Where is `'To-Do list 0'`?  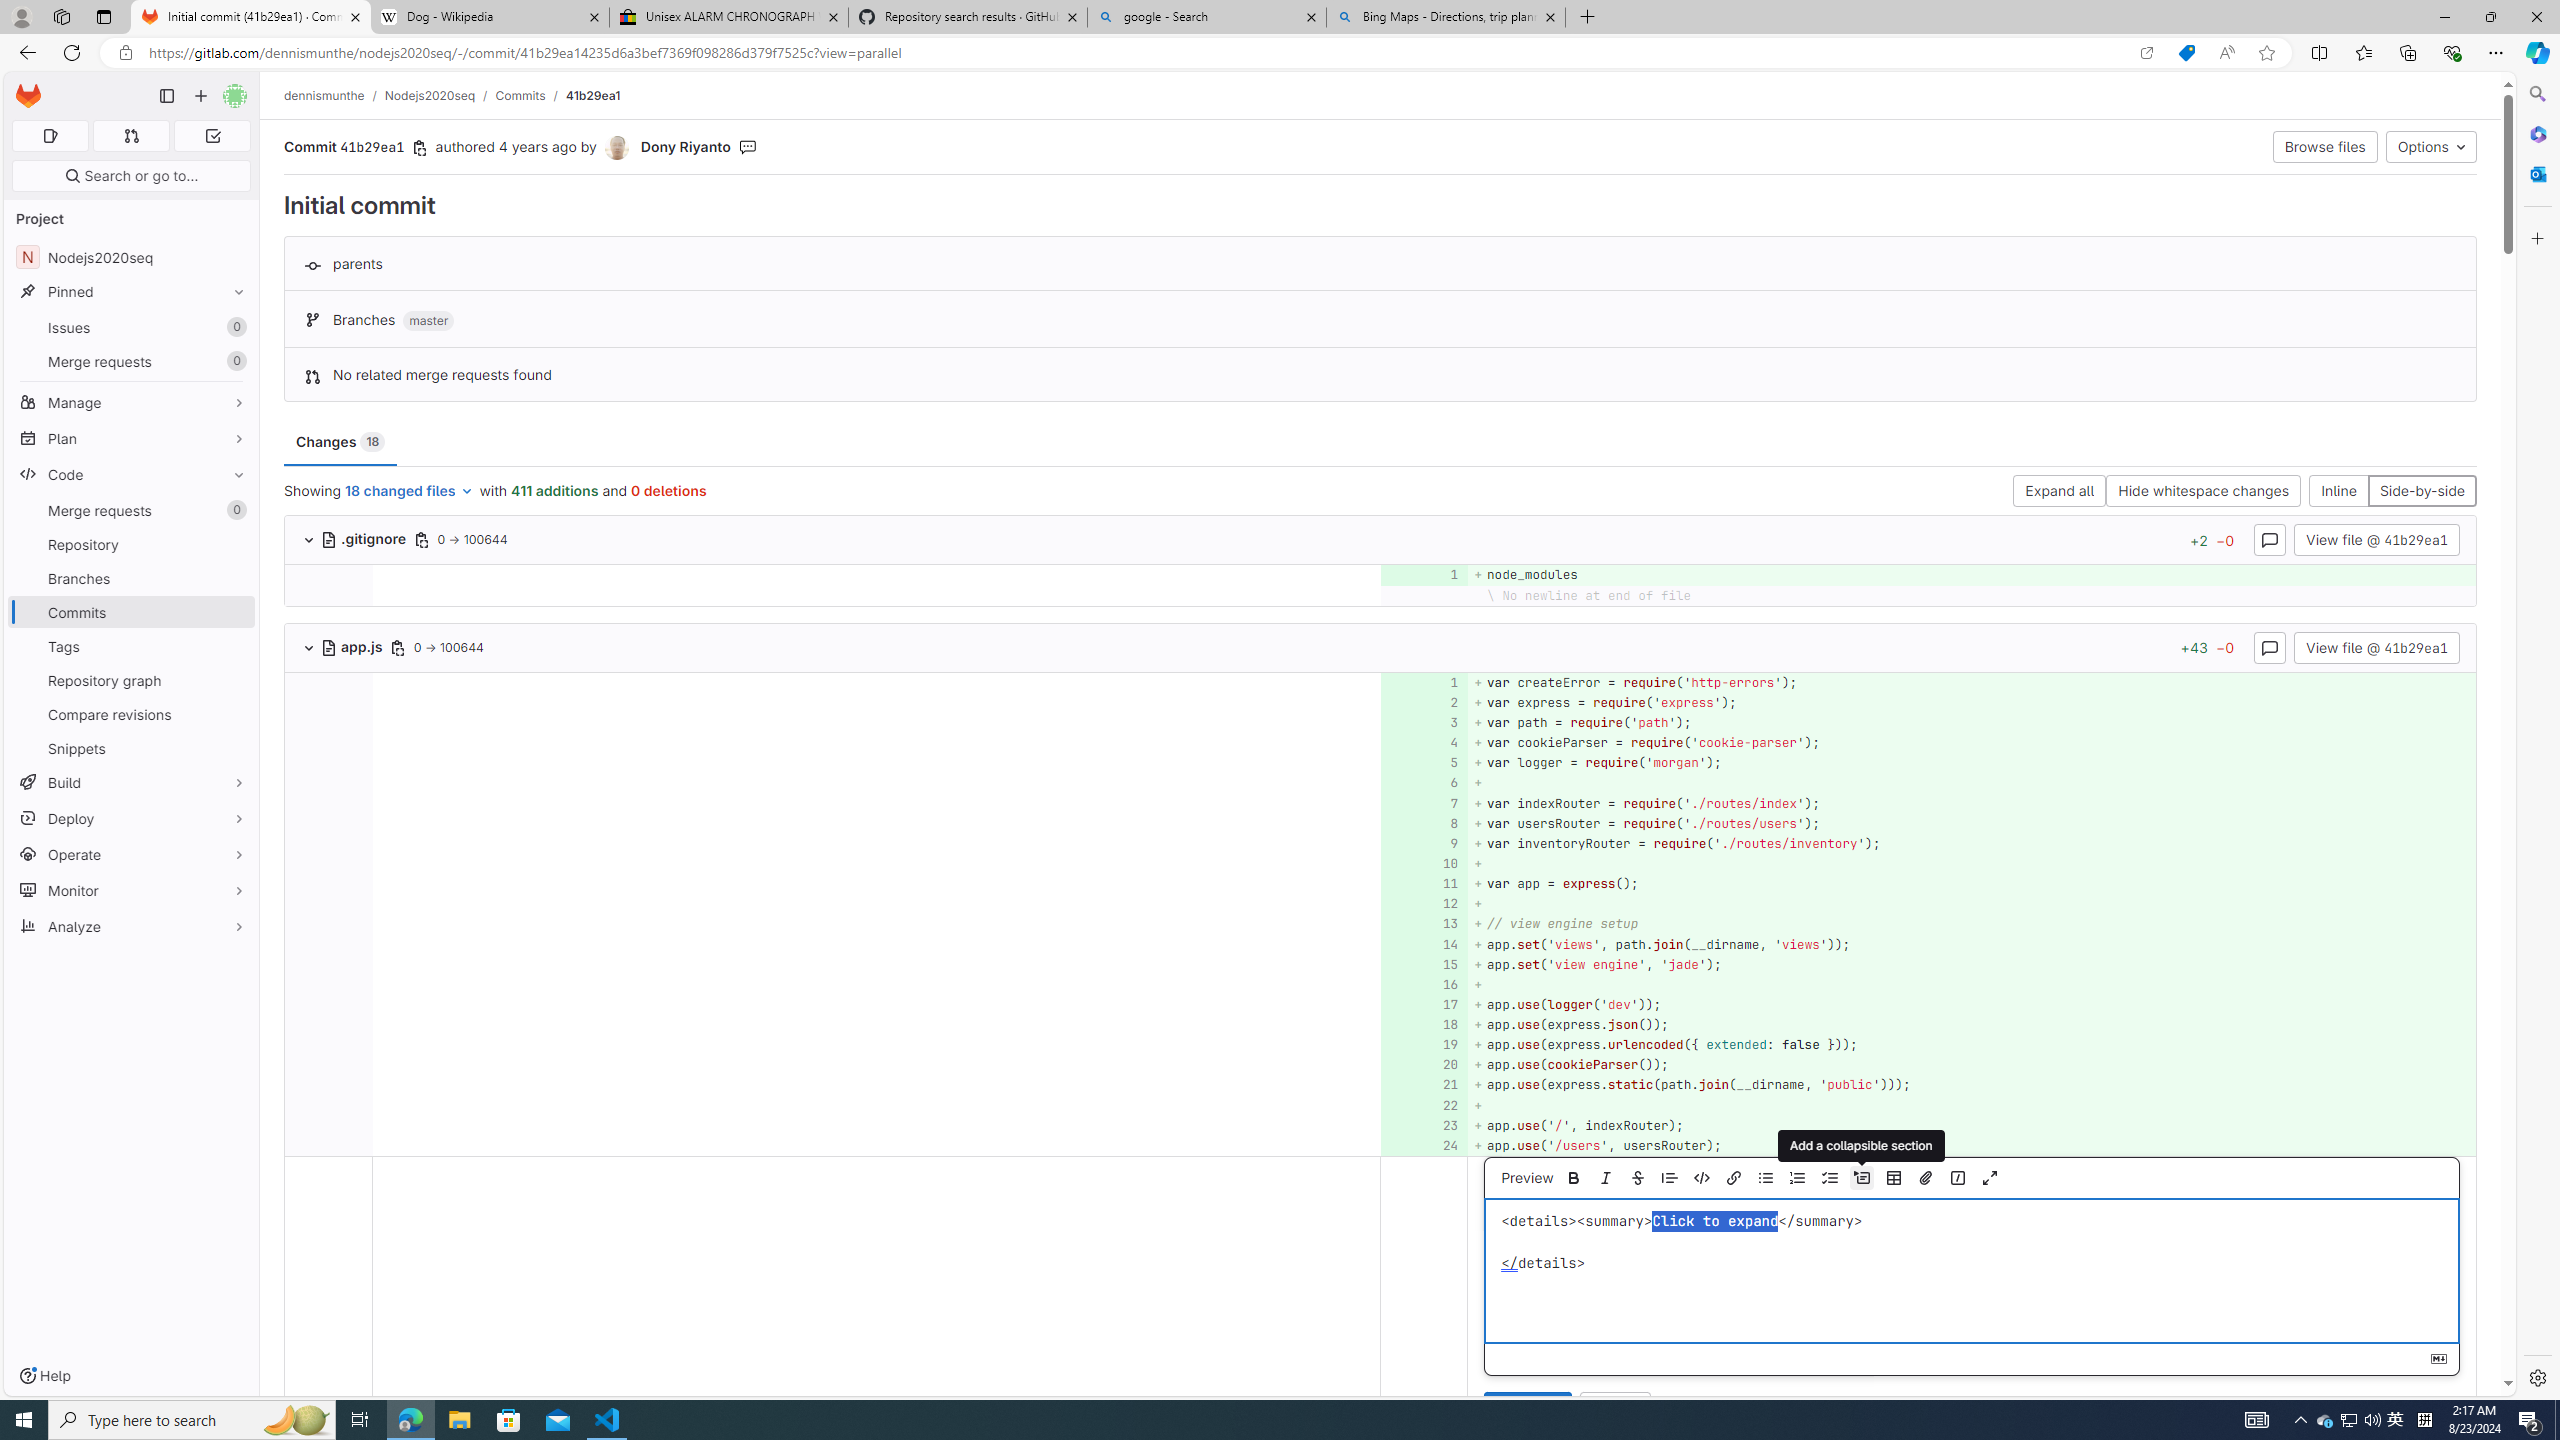 'To-Do list 0' is located at coordinates (211, 135).